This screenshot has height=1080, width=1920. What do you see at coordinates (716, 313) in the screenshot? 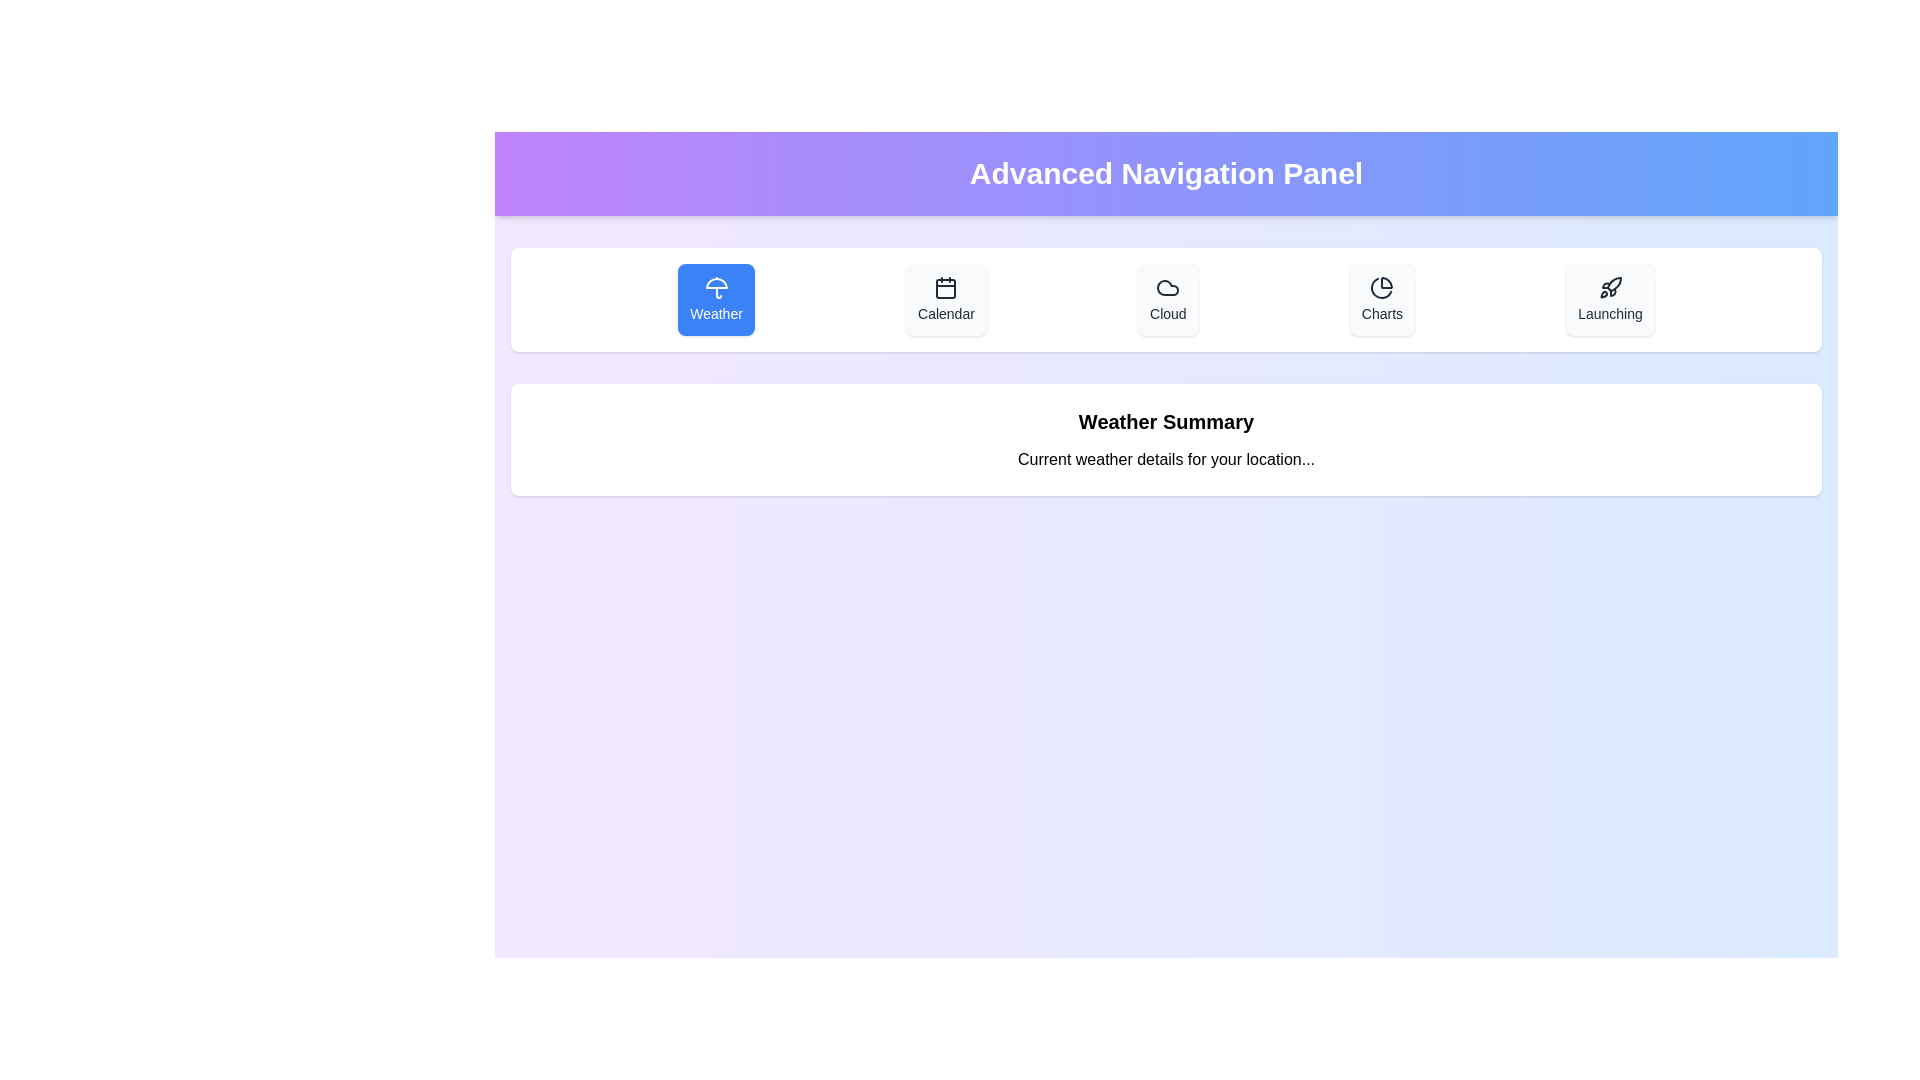
I see `the text label displaying 'Weather' within the blue button located at the top section of the interface, just below the header bar, which is the first button among its siblings` at bounding box center [716, 313].